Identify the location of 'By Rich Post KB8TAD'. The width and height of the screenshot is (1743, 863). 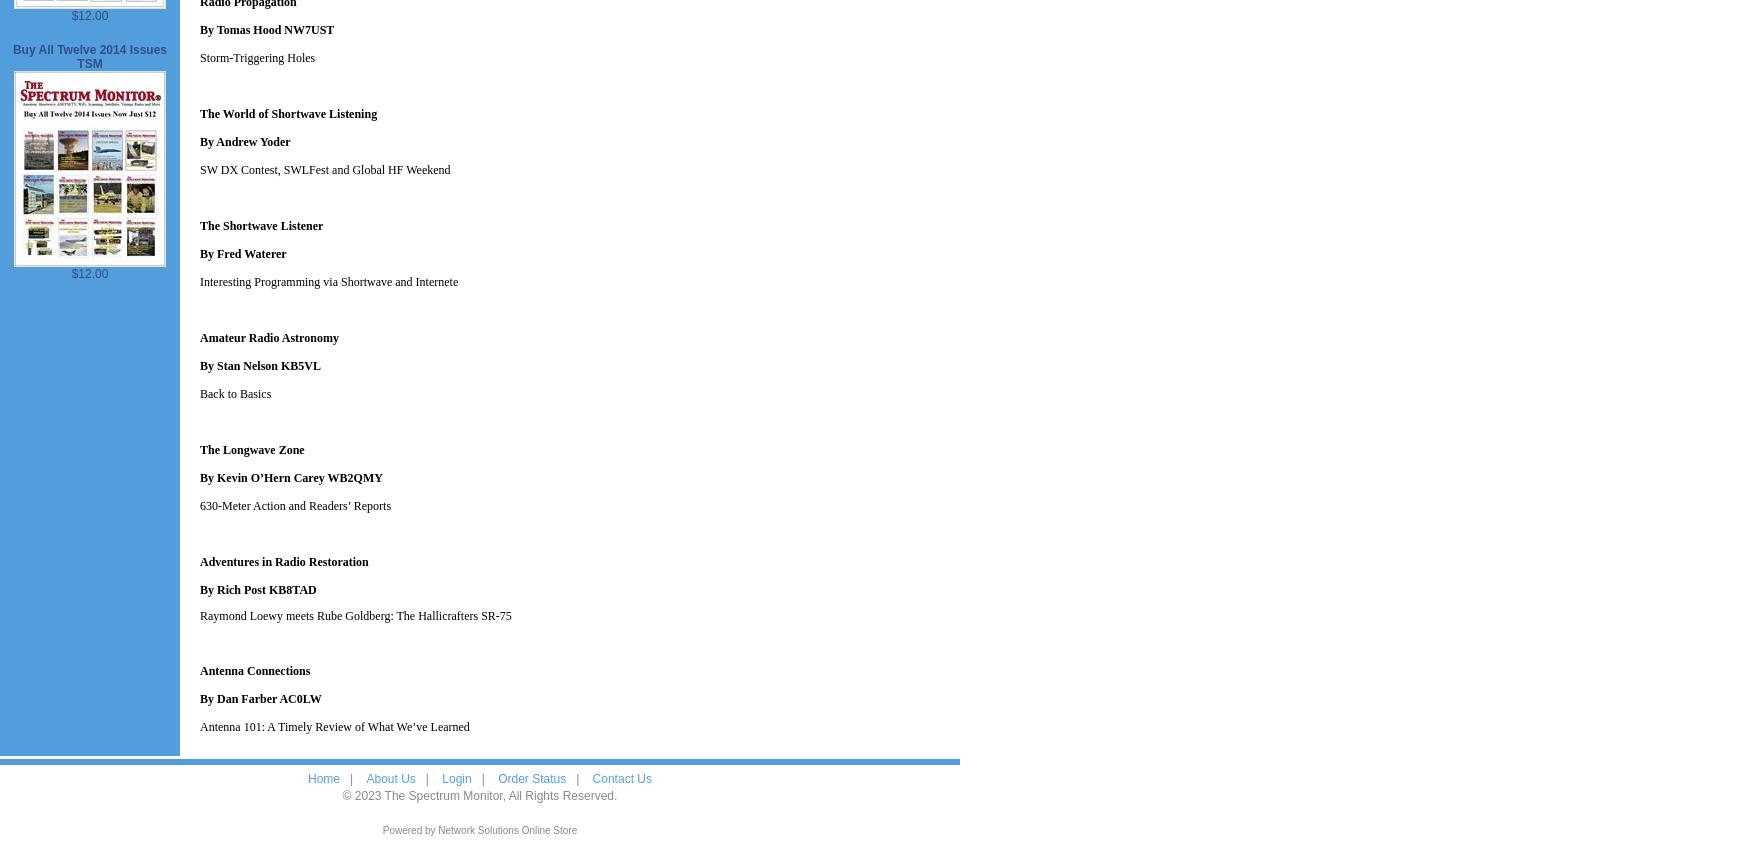
(256, 590).